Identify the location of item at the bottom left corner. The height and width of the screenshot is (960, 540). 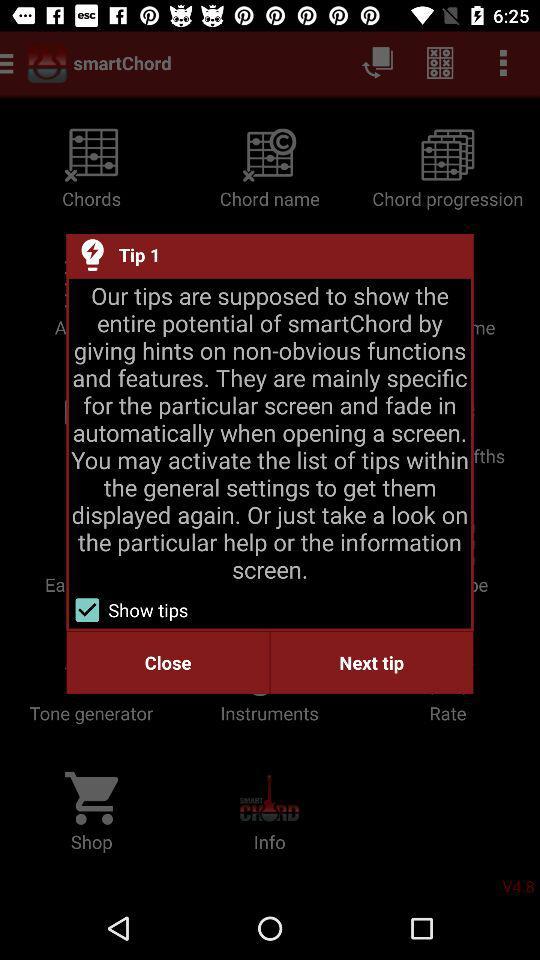
(167, 662).